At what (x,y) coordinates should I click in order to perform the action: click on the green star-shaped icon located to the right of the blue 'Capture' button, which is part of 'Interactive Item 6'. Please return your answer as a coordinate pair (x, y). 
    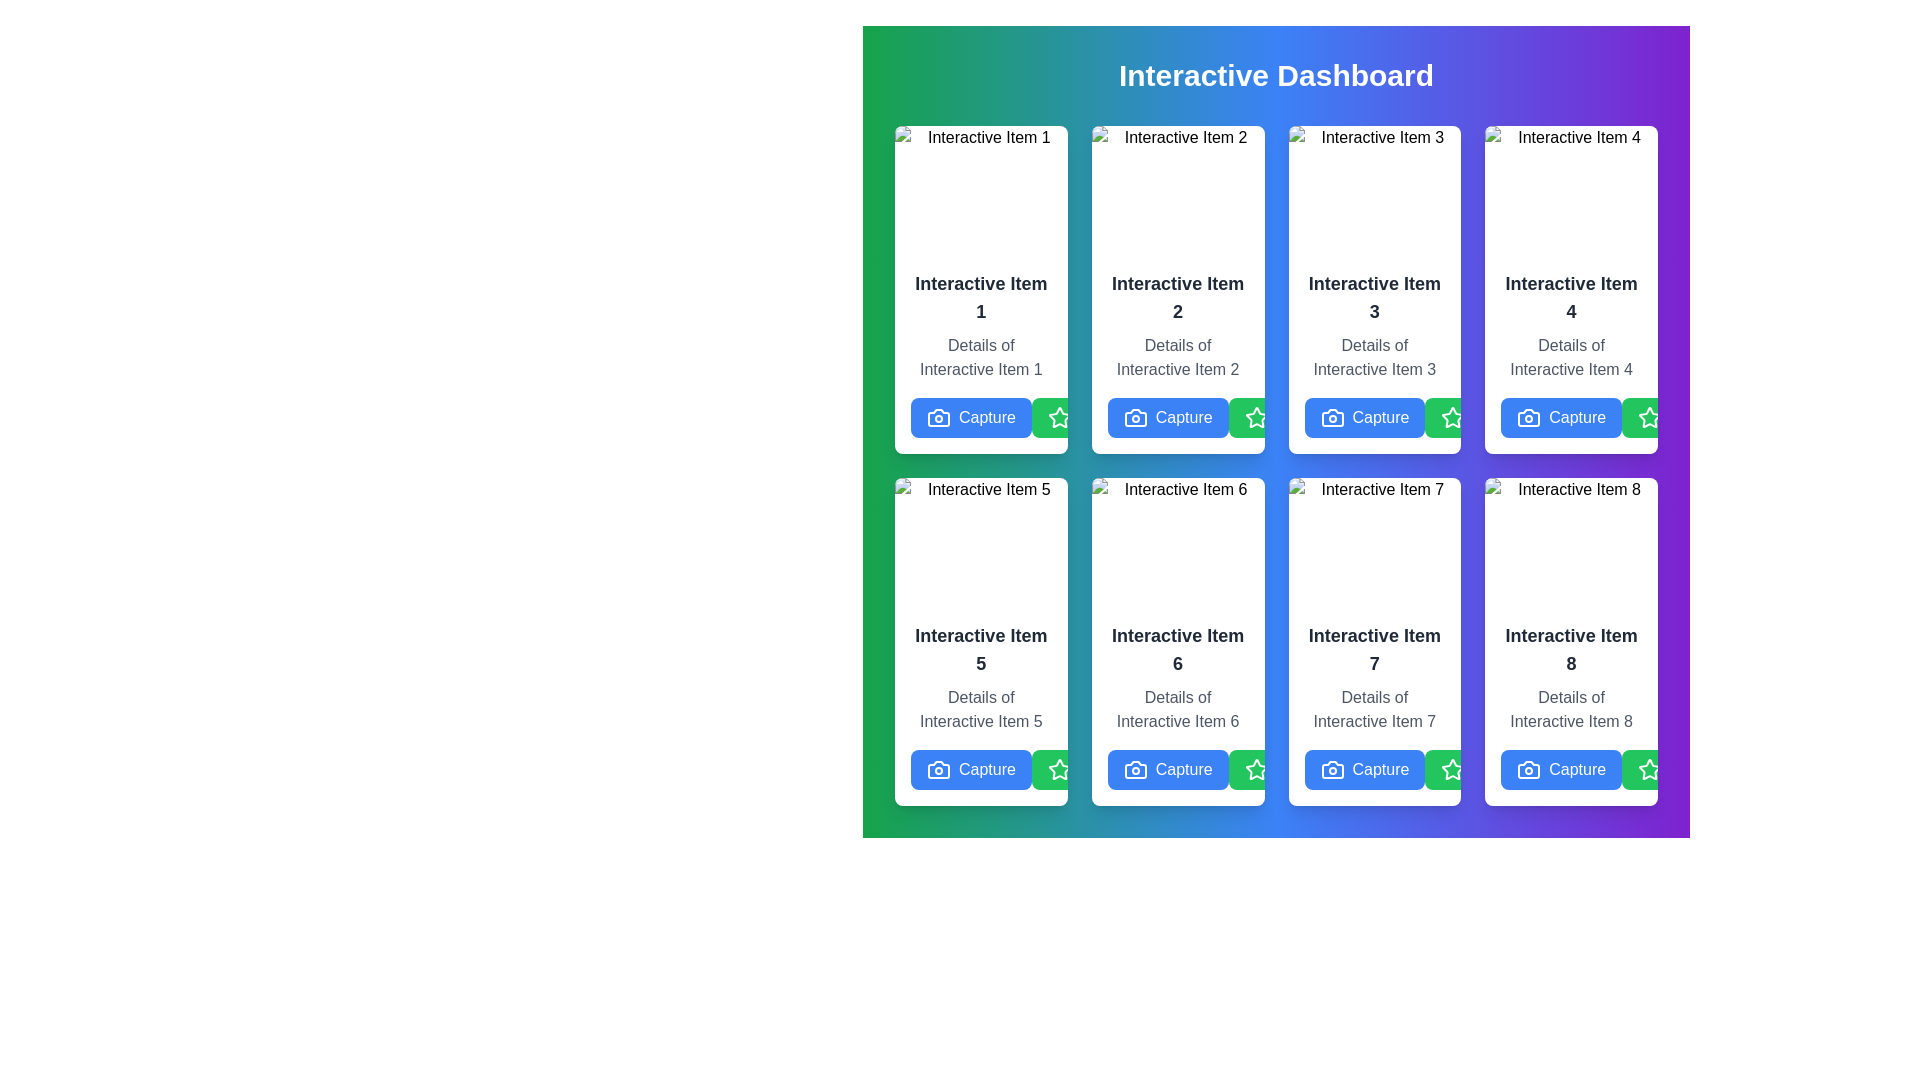
    Looking at the image, I should click on (1255, 768).